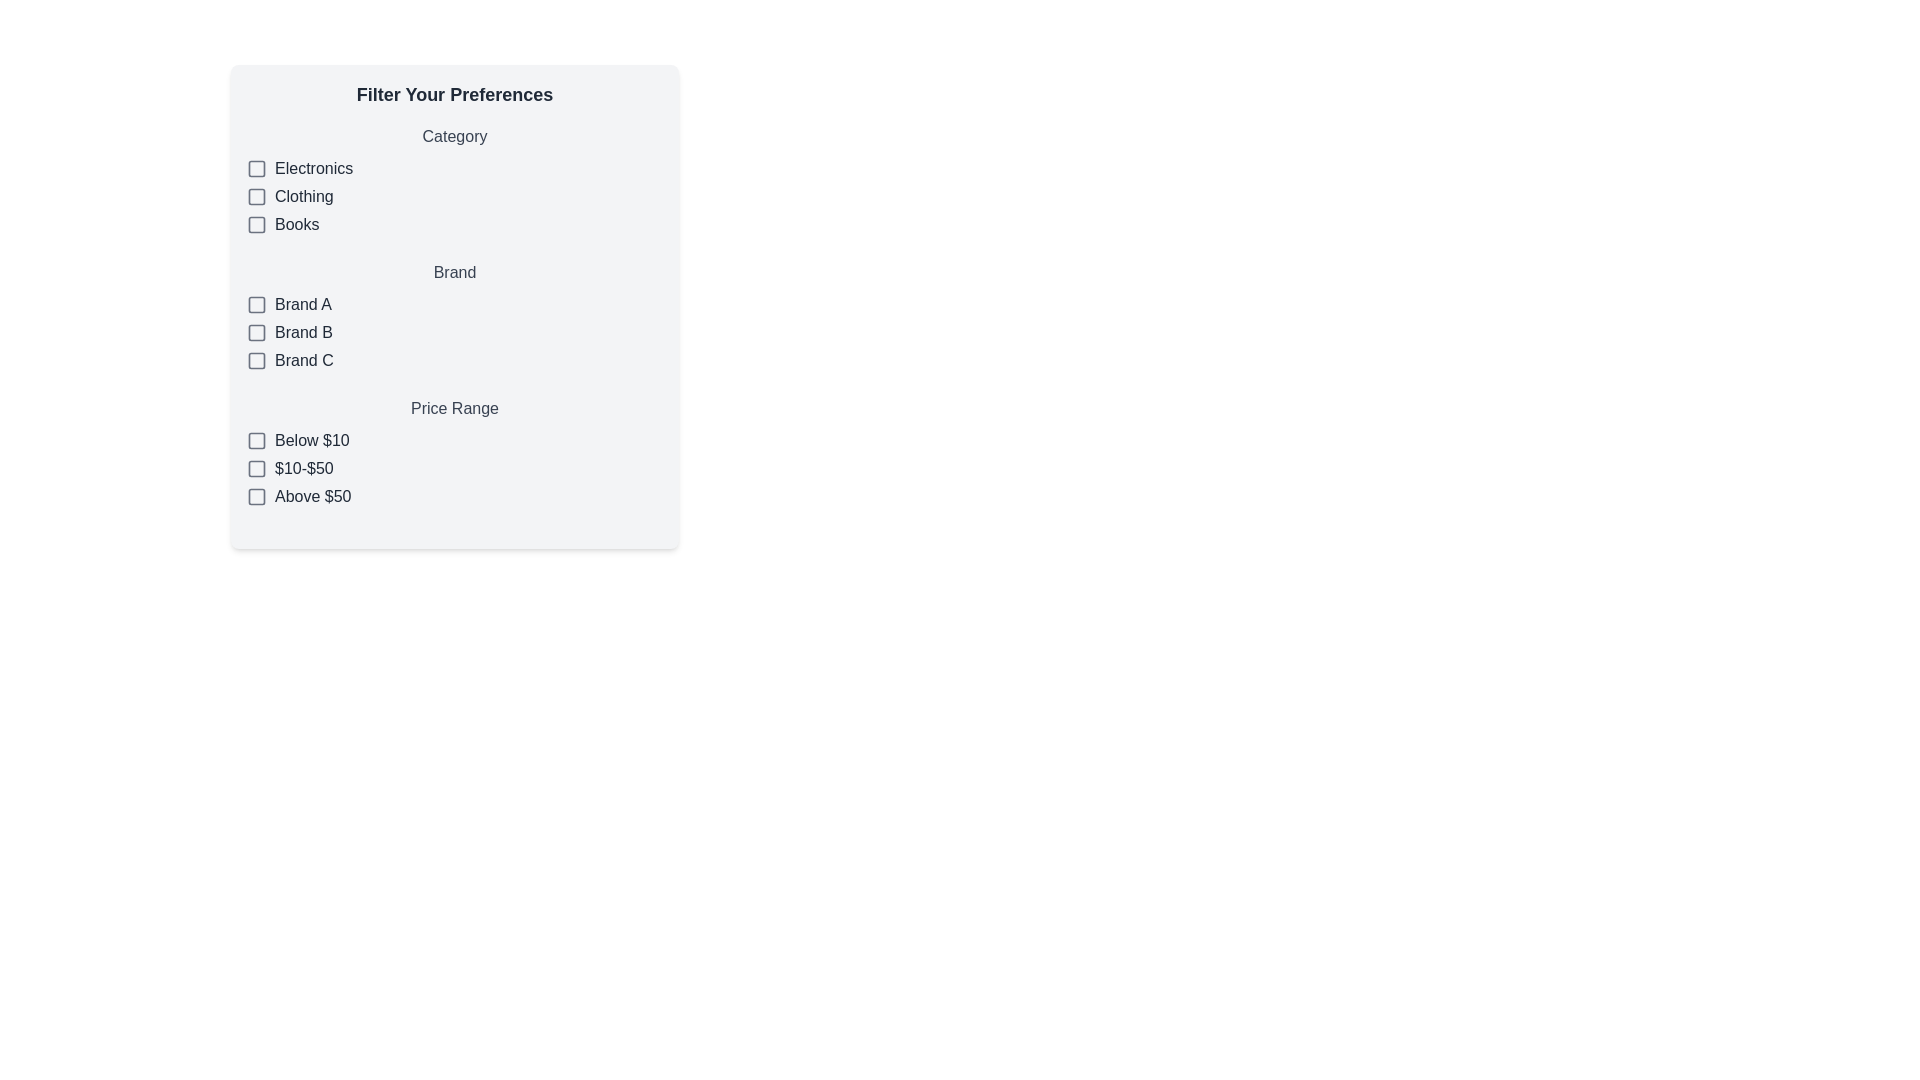 Image resolution: width=1920 pixels, height=1080 pixels. I want to click on the 'Below $10' checkbox located under the 'Price Range' label, so click(256, 439).